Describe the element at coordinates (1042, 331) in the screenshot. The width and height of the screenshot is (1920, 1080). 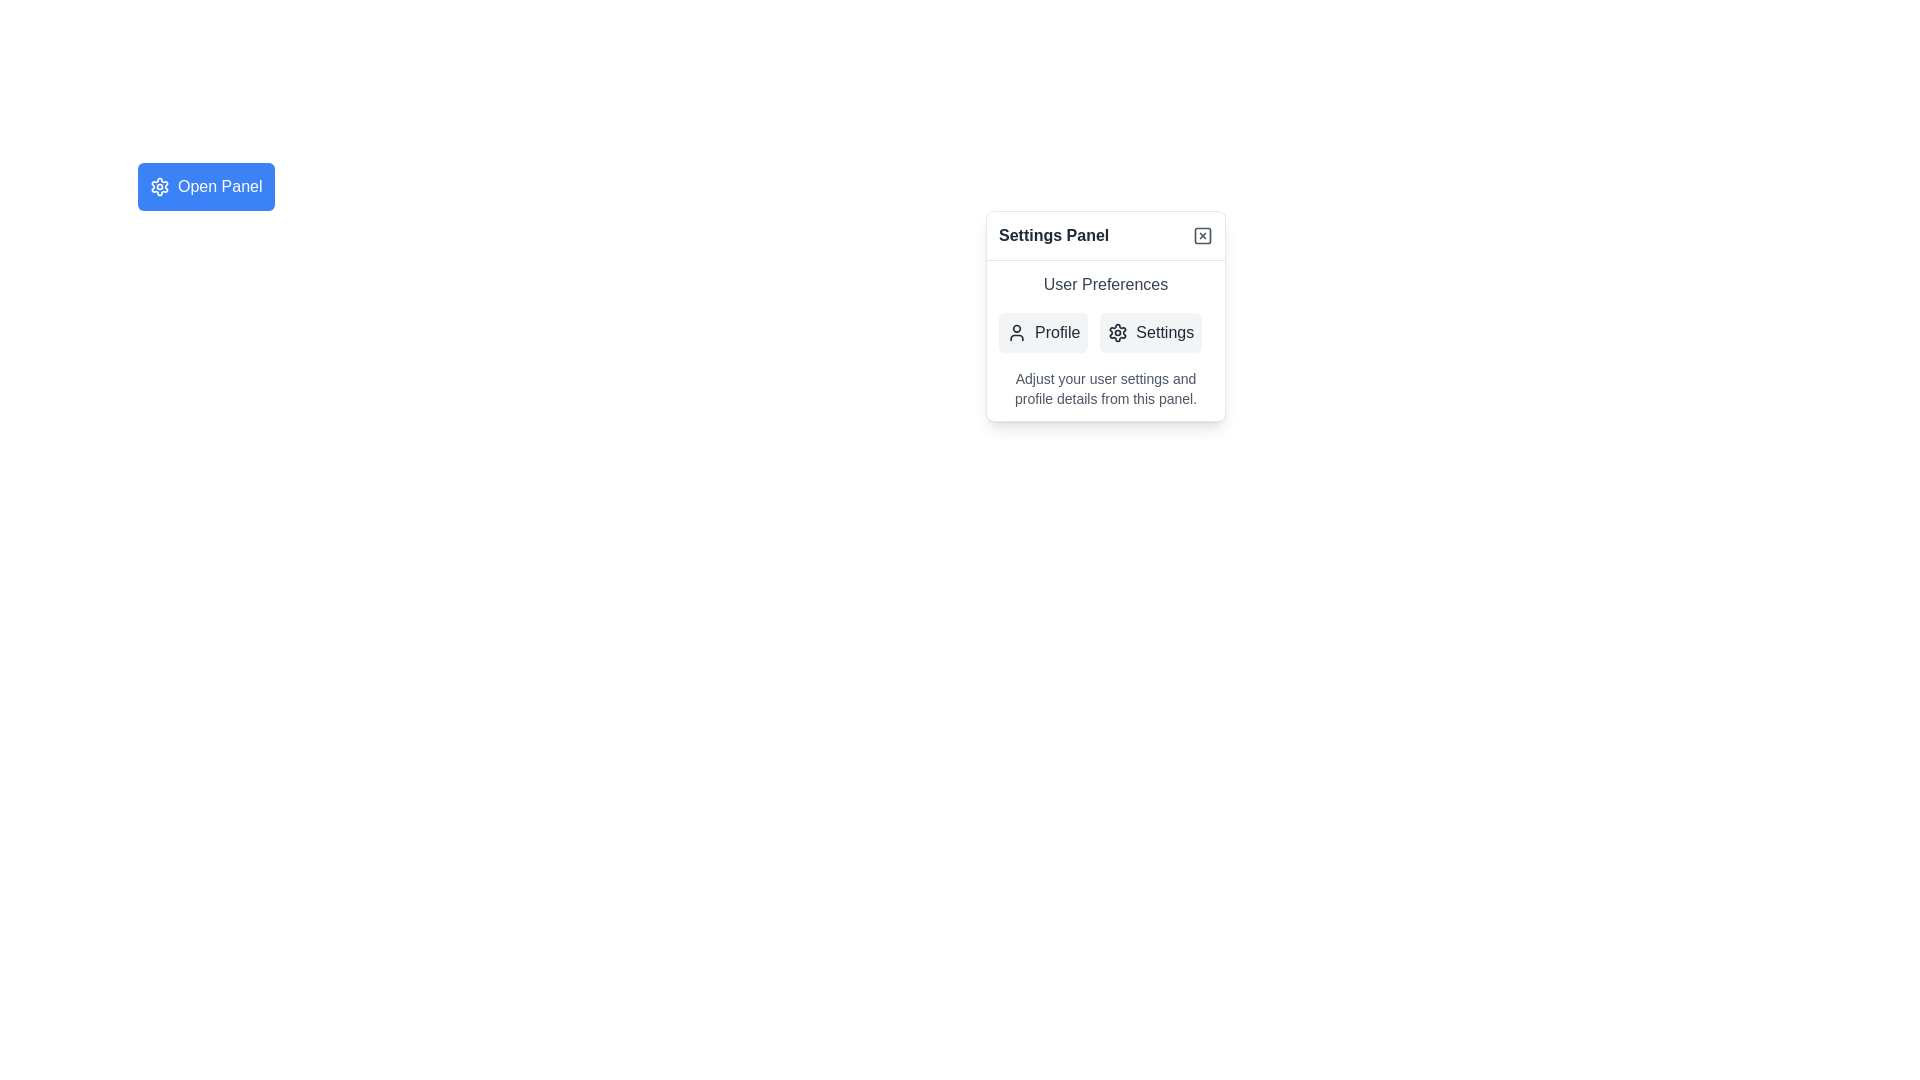
I see `the first button in the horizontal alignment under the 'User Preferences' section of the 'Settings Panel', which likely leads to the user's profile settings or information` at that location.